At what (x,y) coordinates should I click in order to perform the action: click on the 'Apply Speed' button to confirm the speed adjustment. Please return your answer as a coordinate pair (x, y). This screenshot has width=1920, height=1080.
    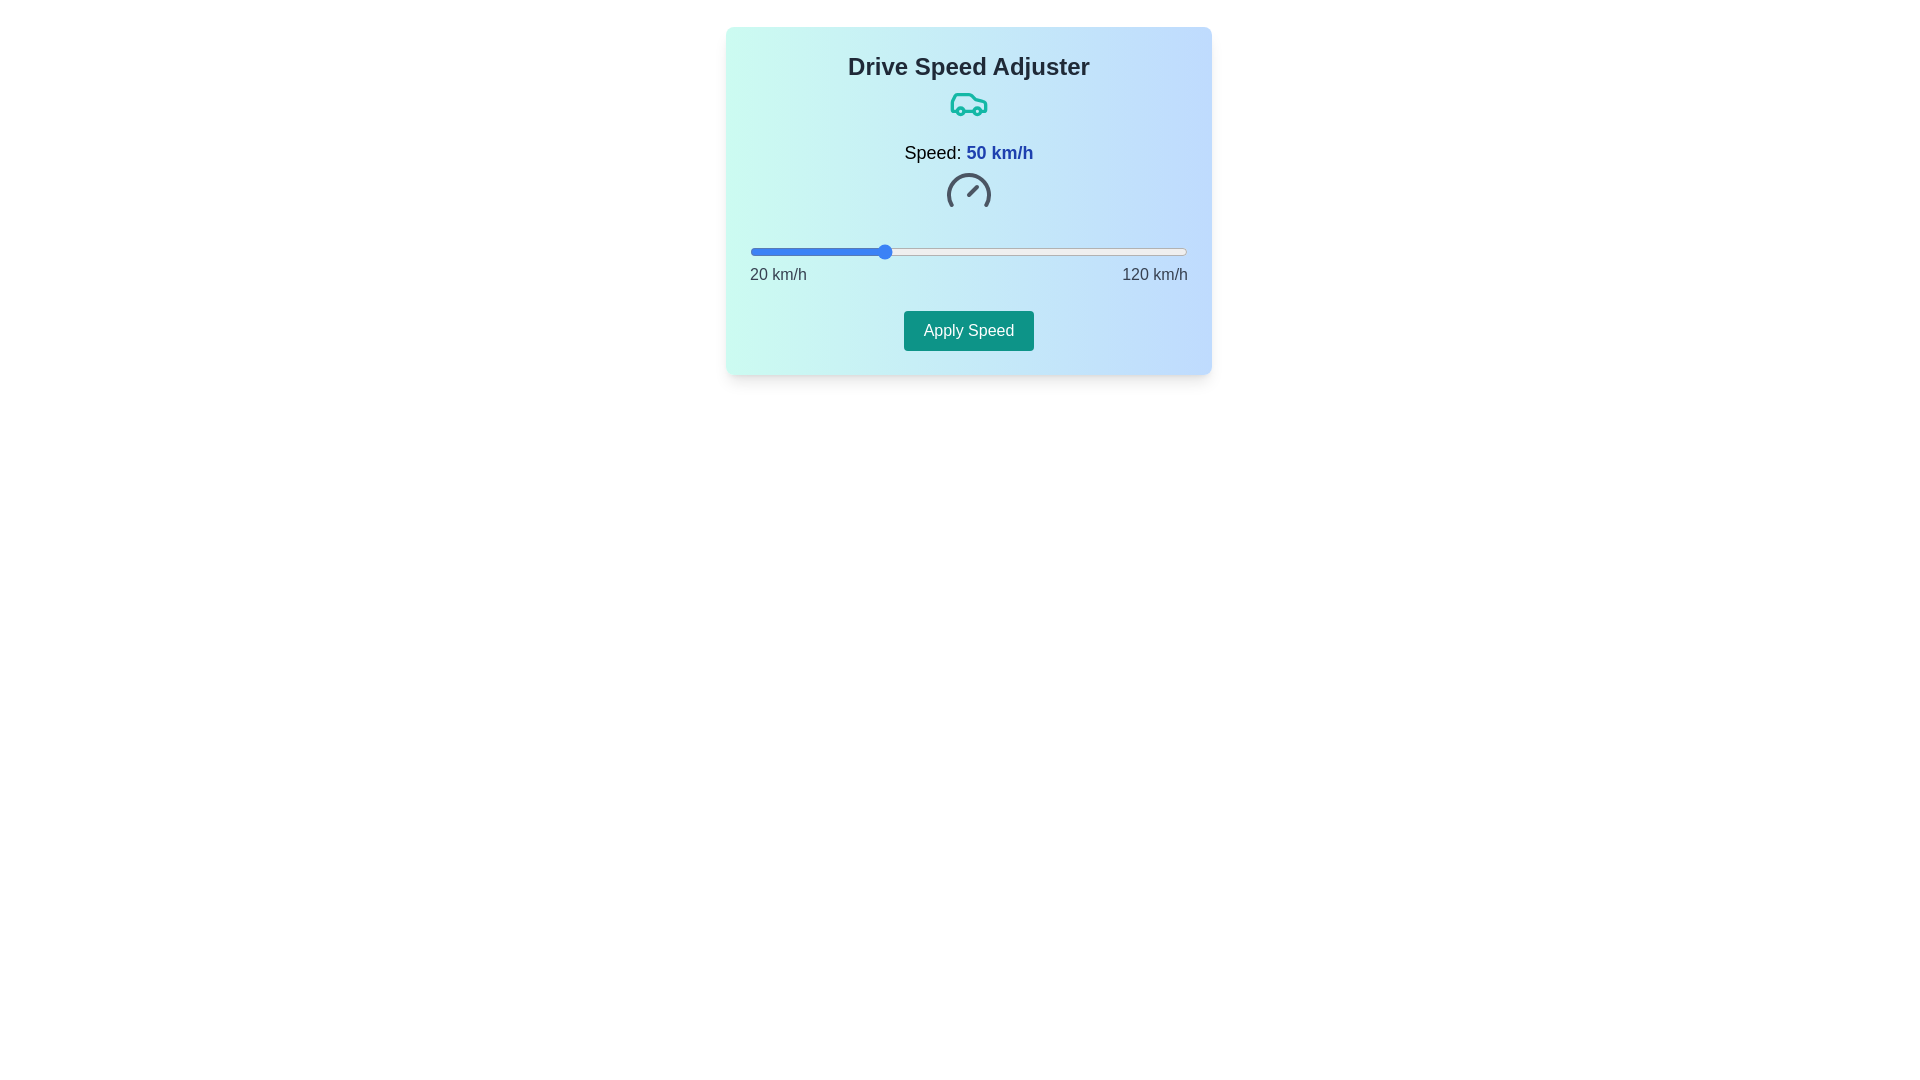
    Looking at the image, I should click on (969, 330).